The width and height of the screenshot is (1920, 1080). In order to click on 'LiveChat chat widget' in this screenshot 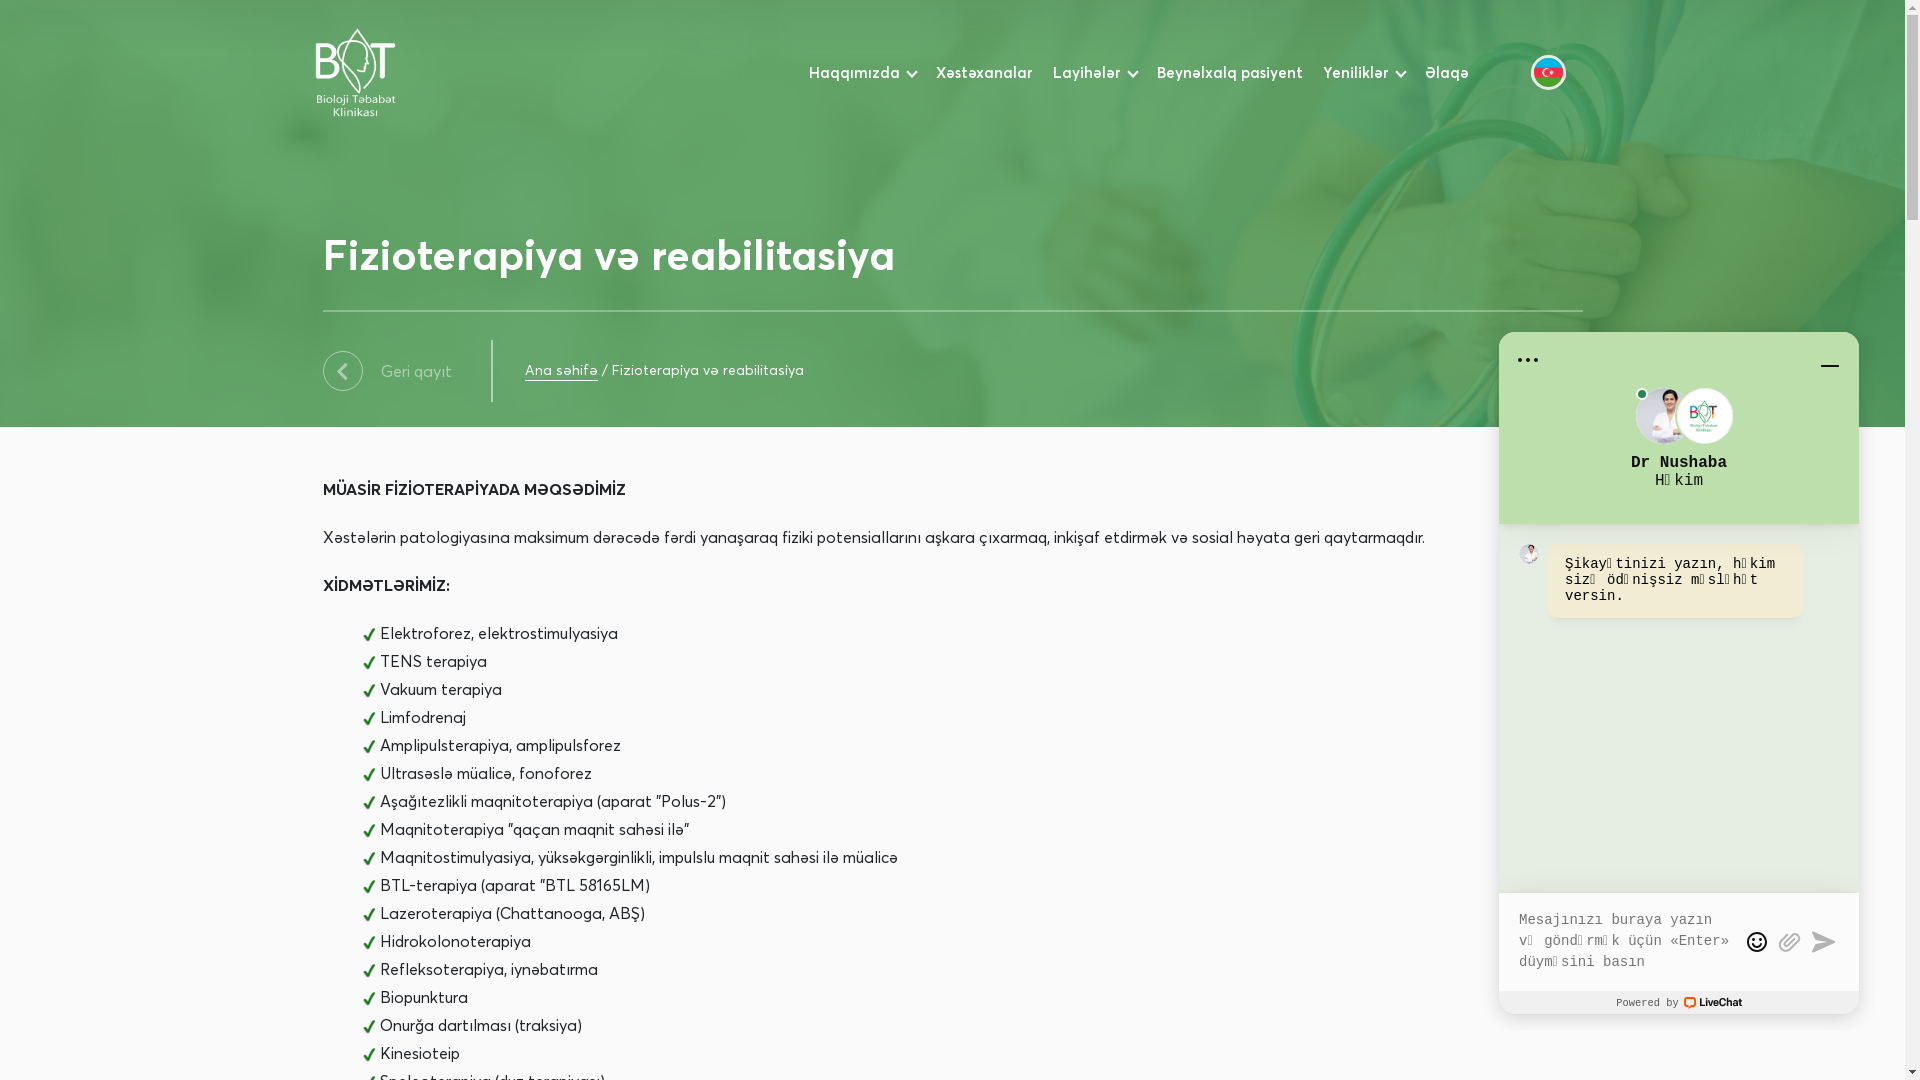, I will do `click(1679, 672)`.